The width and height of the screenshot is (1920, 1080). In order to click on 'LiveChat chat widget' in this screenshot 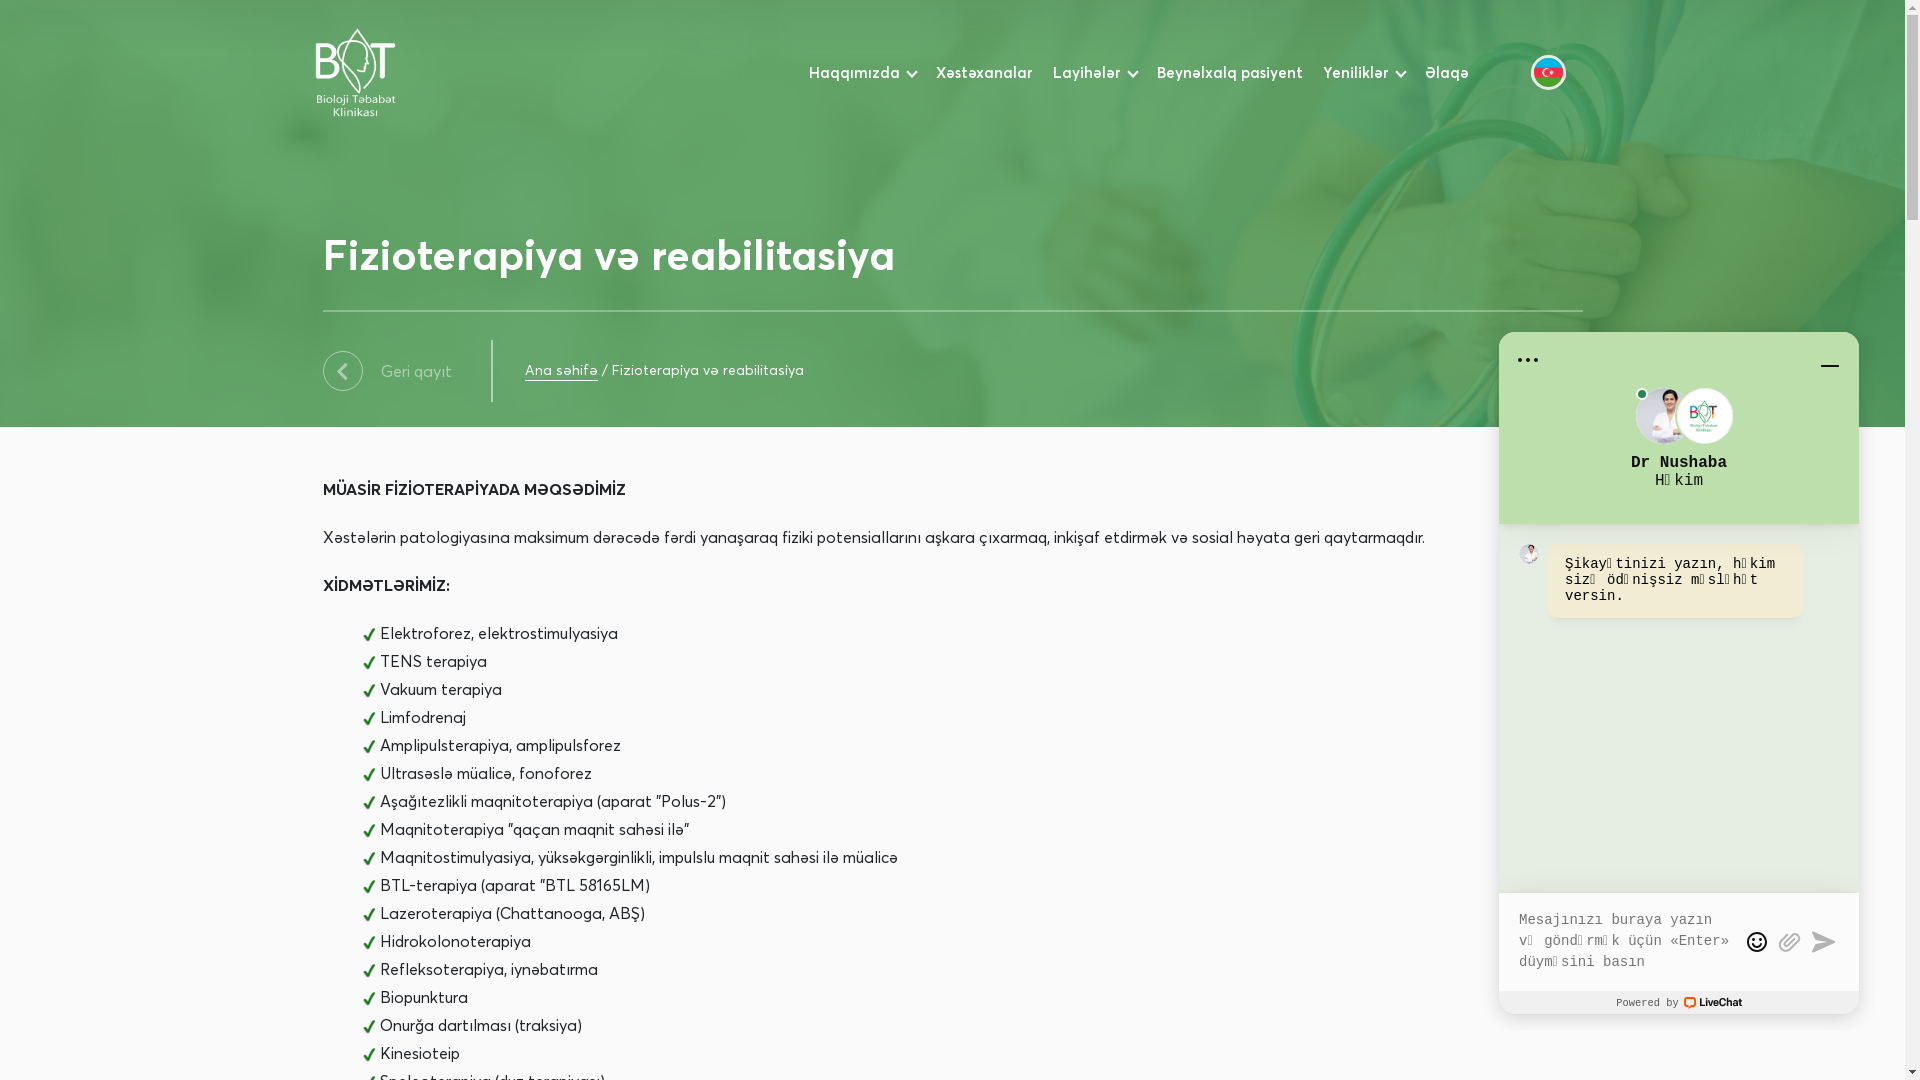, I will do `click(1679, 672)`.